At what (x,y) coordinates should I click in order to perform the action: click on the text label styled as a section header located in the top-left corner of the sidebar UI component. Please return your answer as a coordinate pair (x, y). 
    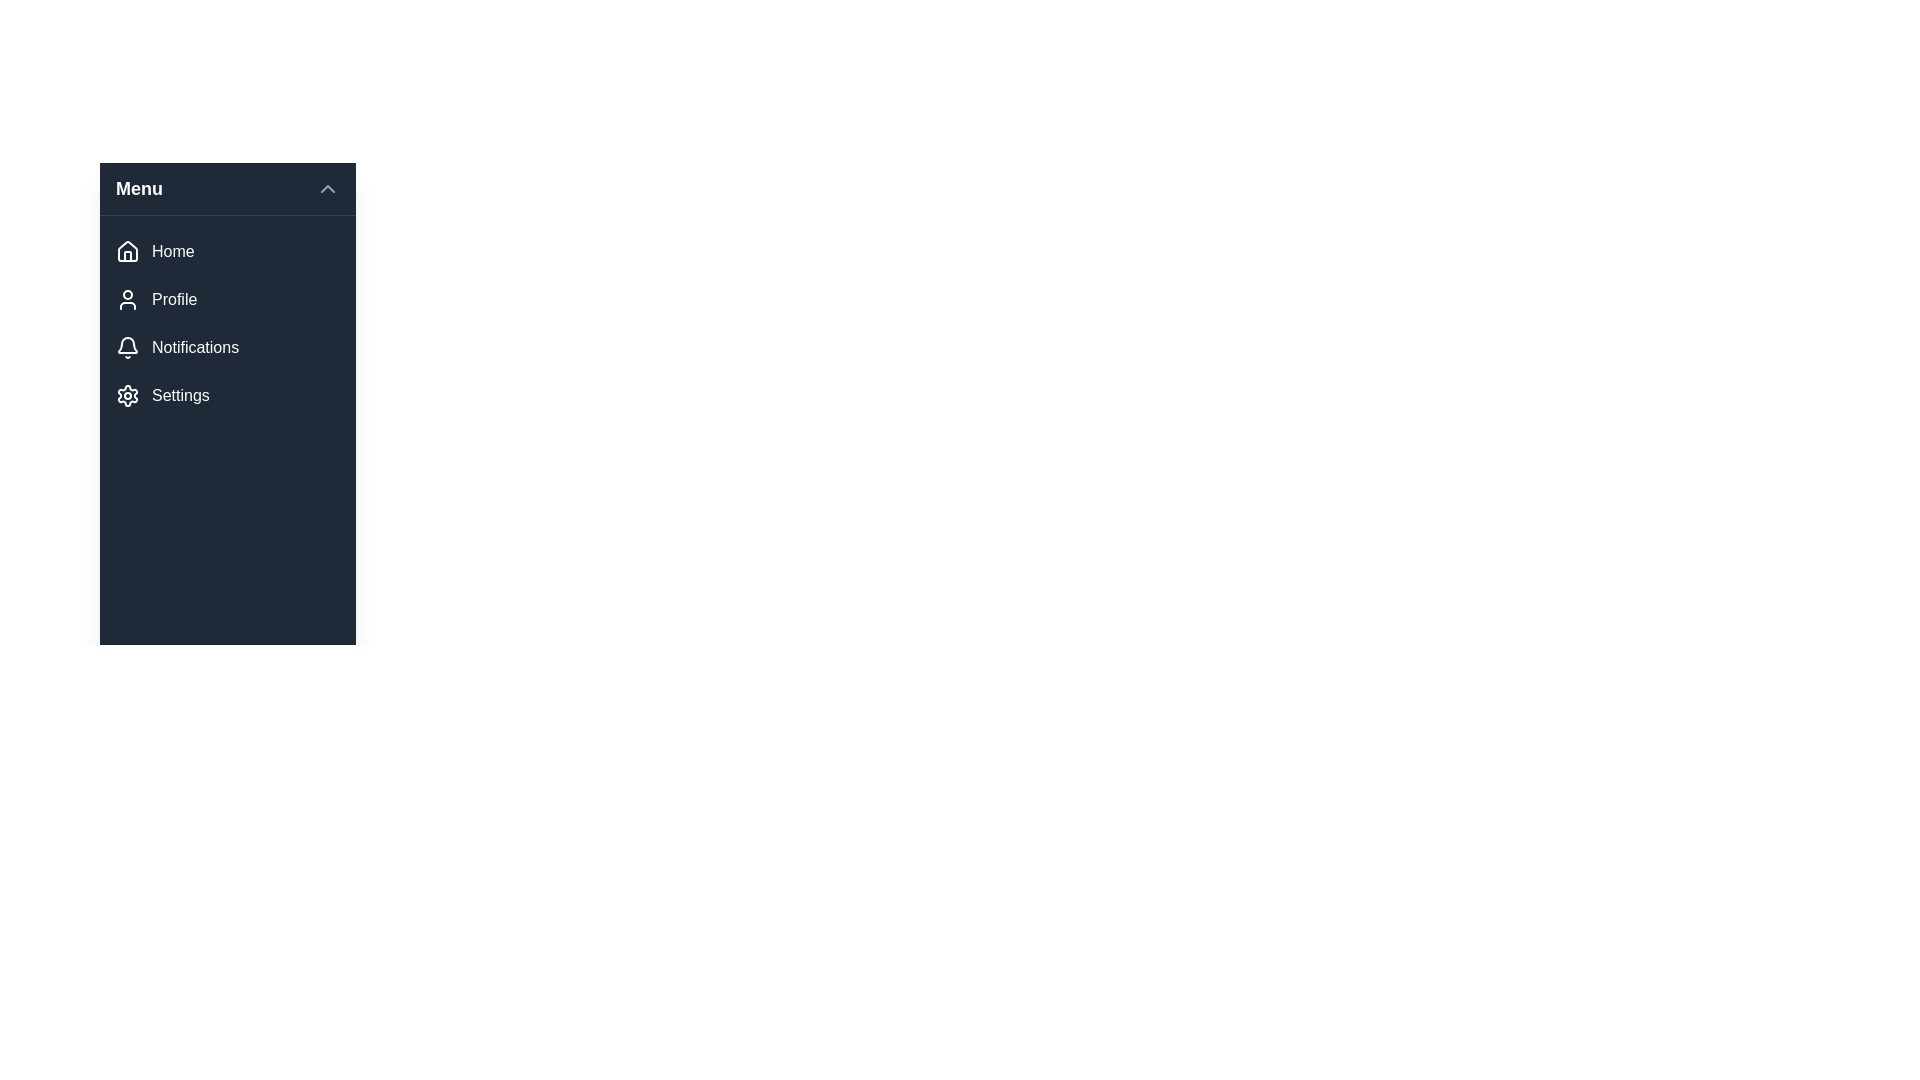
    Looking at the image, I should click on (138, 189).